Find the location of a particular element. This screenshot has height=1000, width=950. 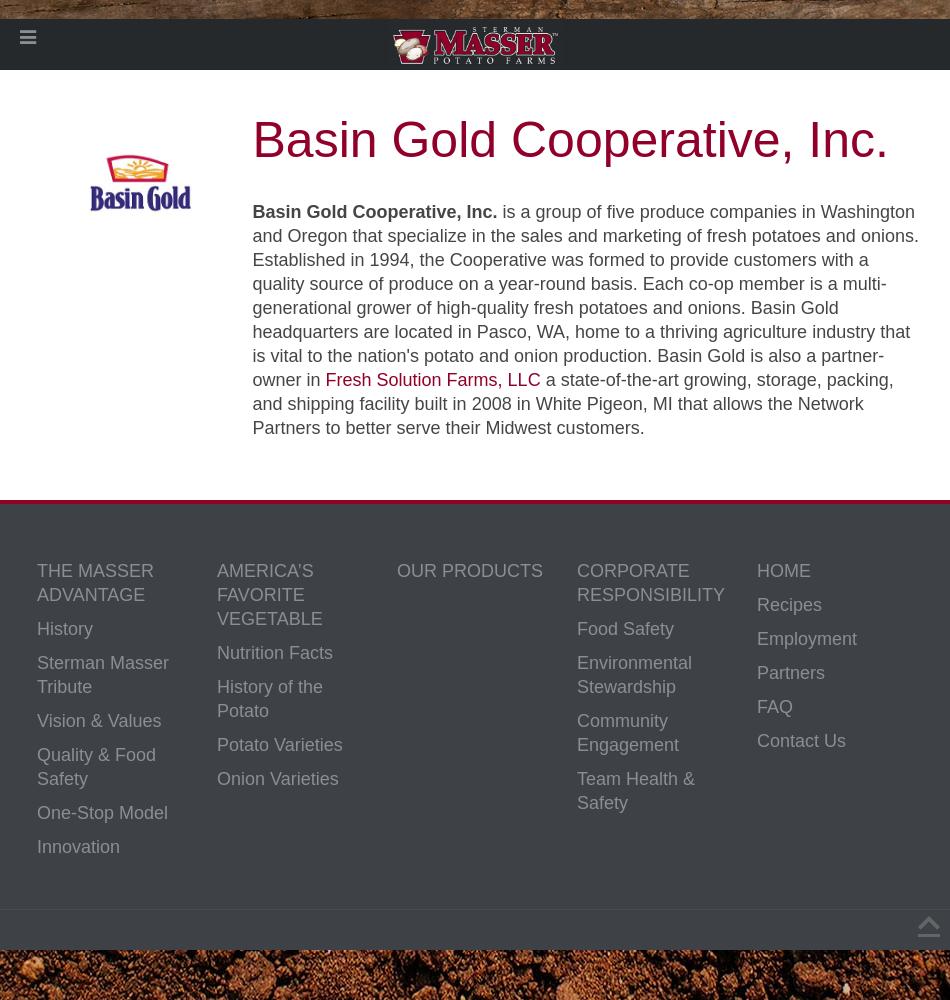

'Home' is located at coordinates (783, 570).